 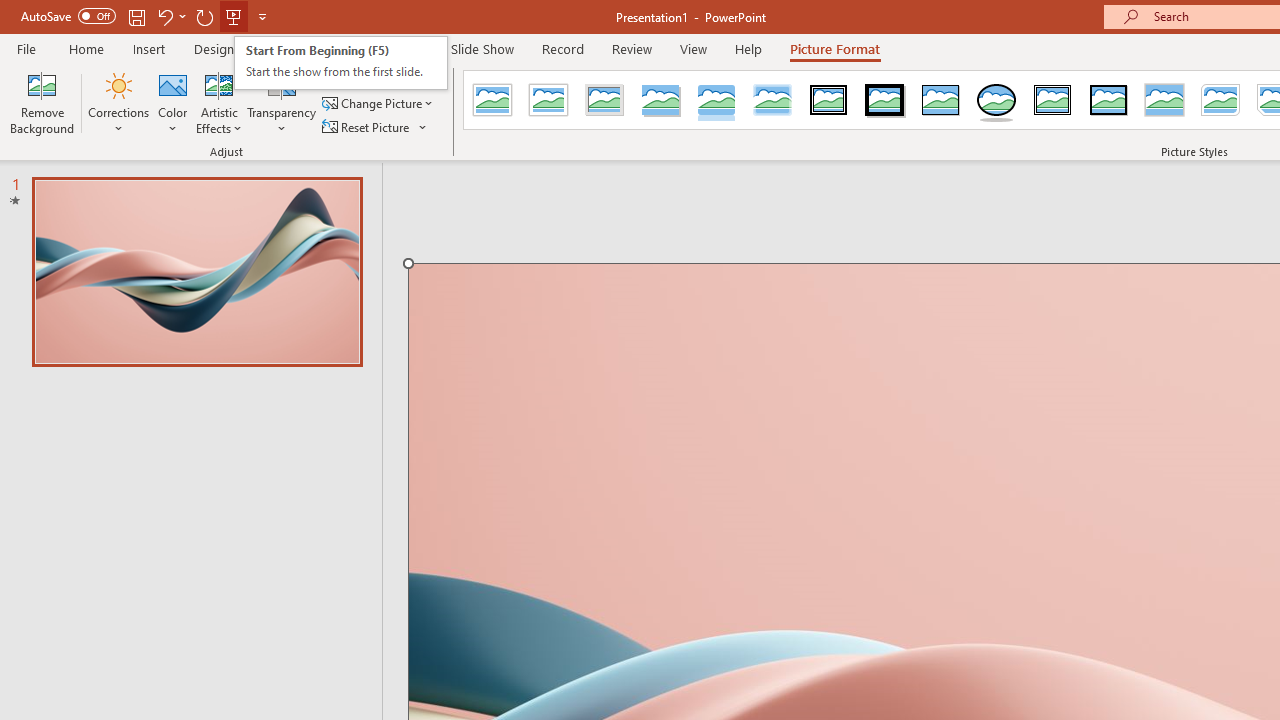 What do you see at coordinates (85, 48) in the screenshot?
I see `'Home'` at bounding box center [85, 48].